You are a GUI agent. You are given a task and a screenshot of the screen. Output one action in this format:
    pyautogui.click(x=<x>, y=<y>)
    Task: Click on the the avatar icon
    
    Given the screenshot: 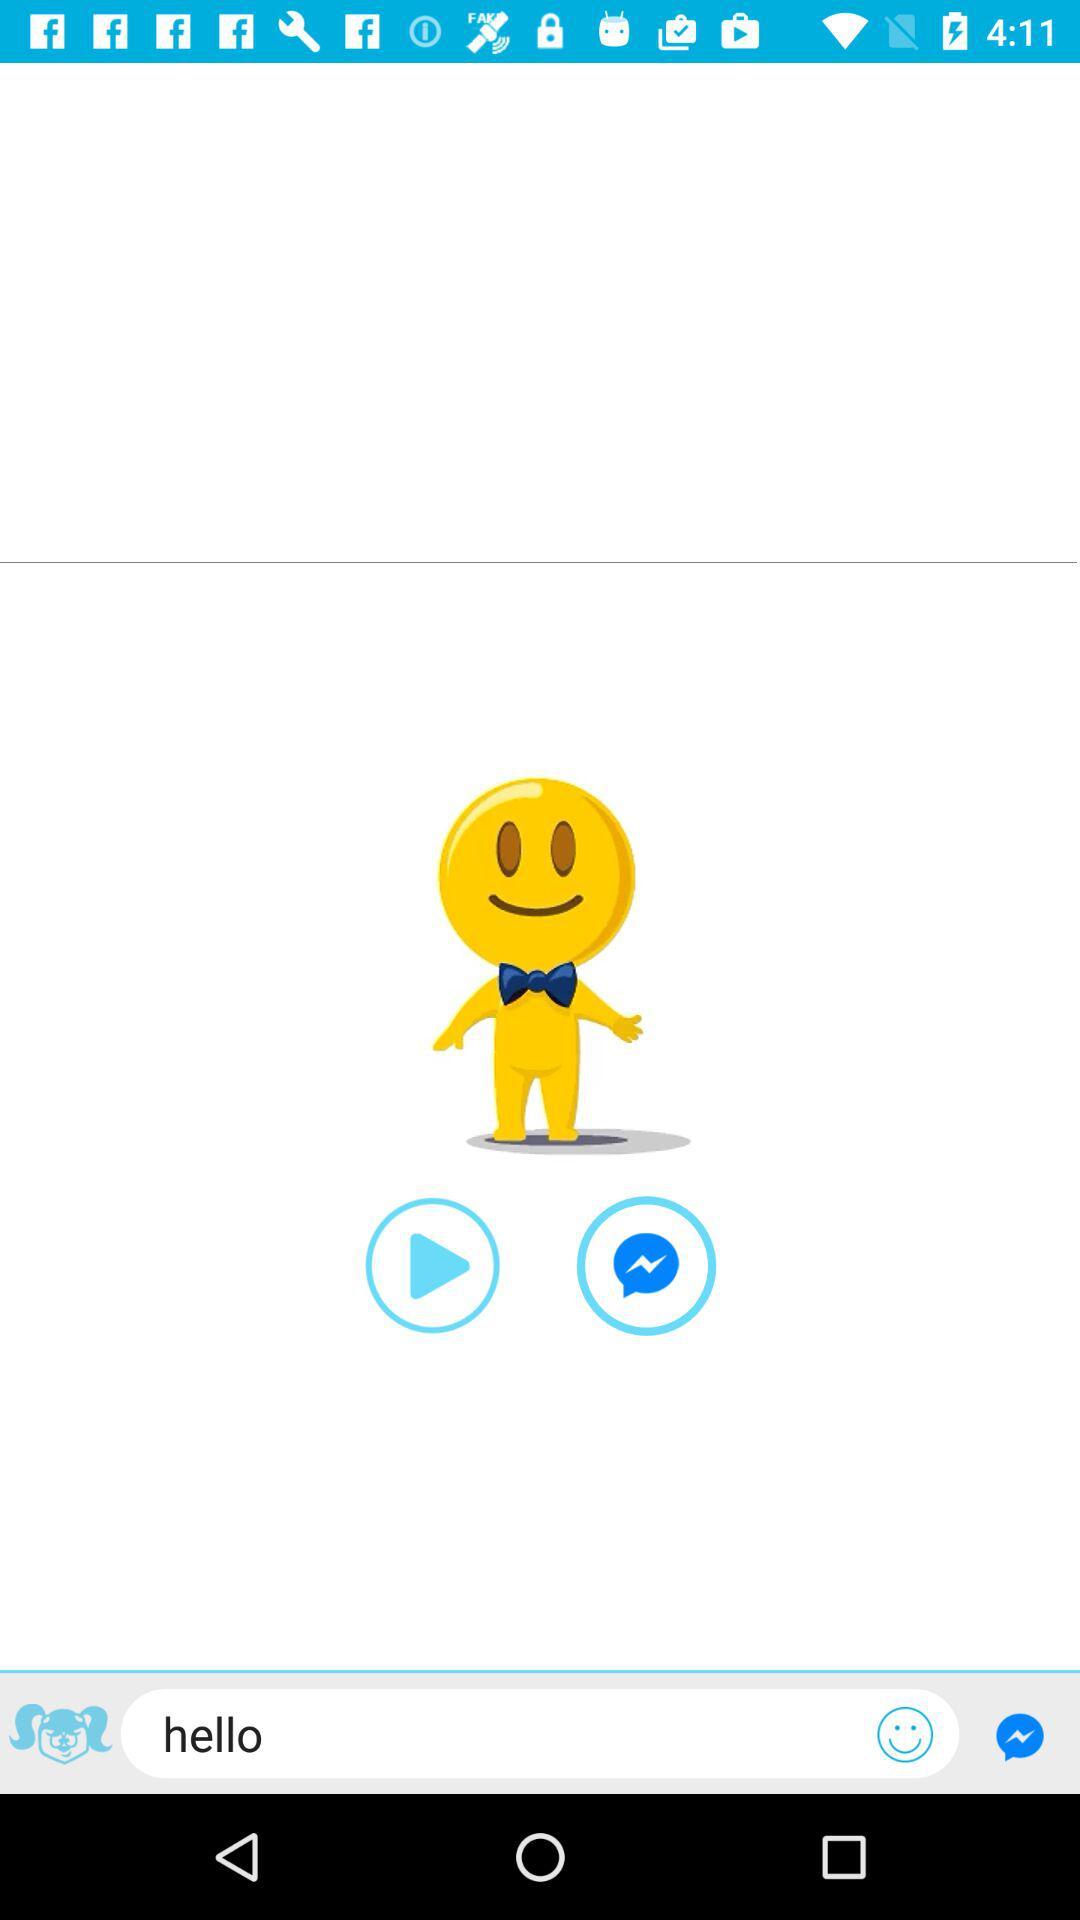 What is the action you would take?
    pyautogui.click(x=59, y=1736)
    